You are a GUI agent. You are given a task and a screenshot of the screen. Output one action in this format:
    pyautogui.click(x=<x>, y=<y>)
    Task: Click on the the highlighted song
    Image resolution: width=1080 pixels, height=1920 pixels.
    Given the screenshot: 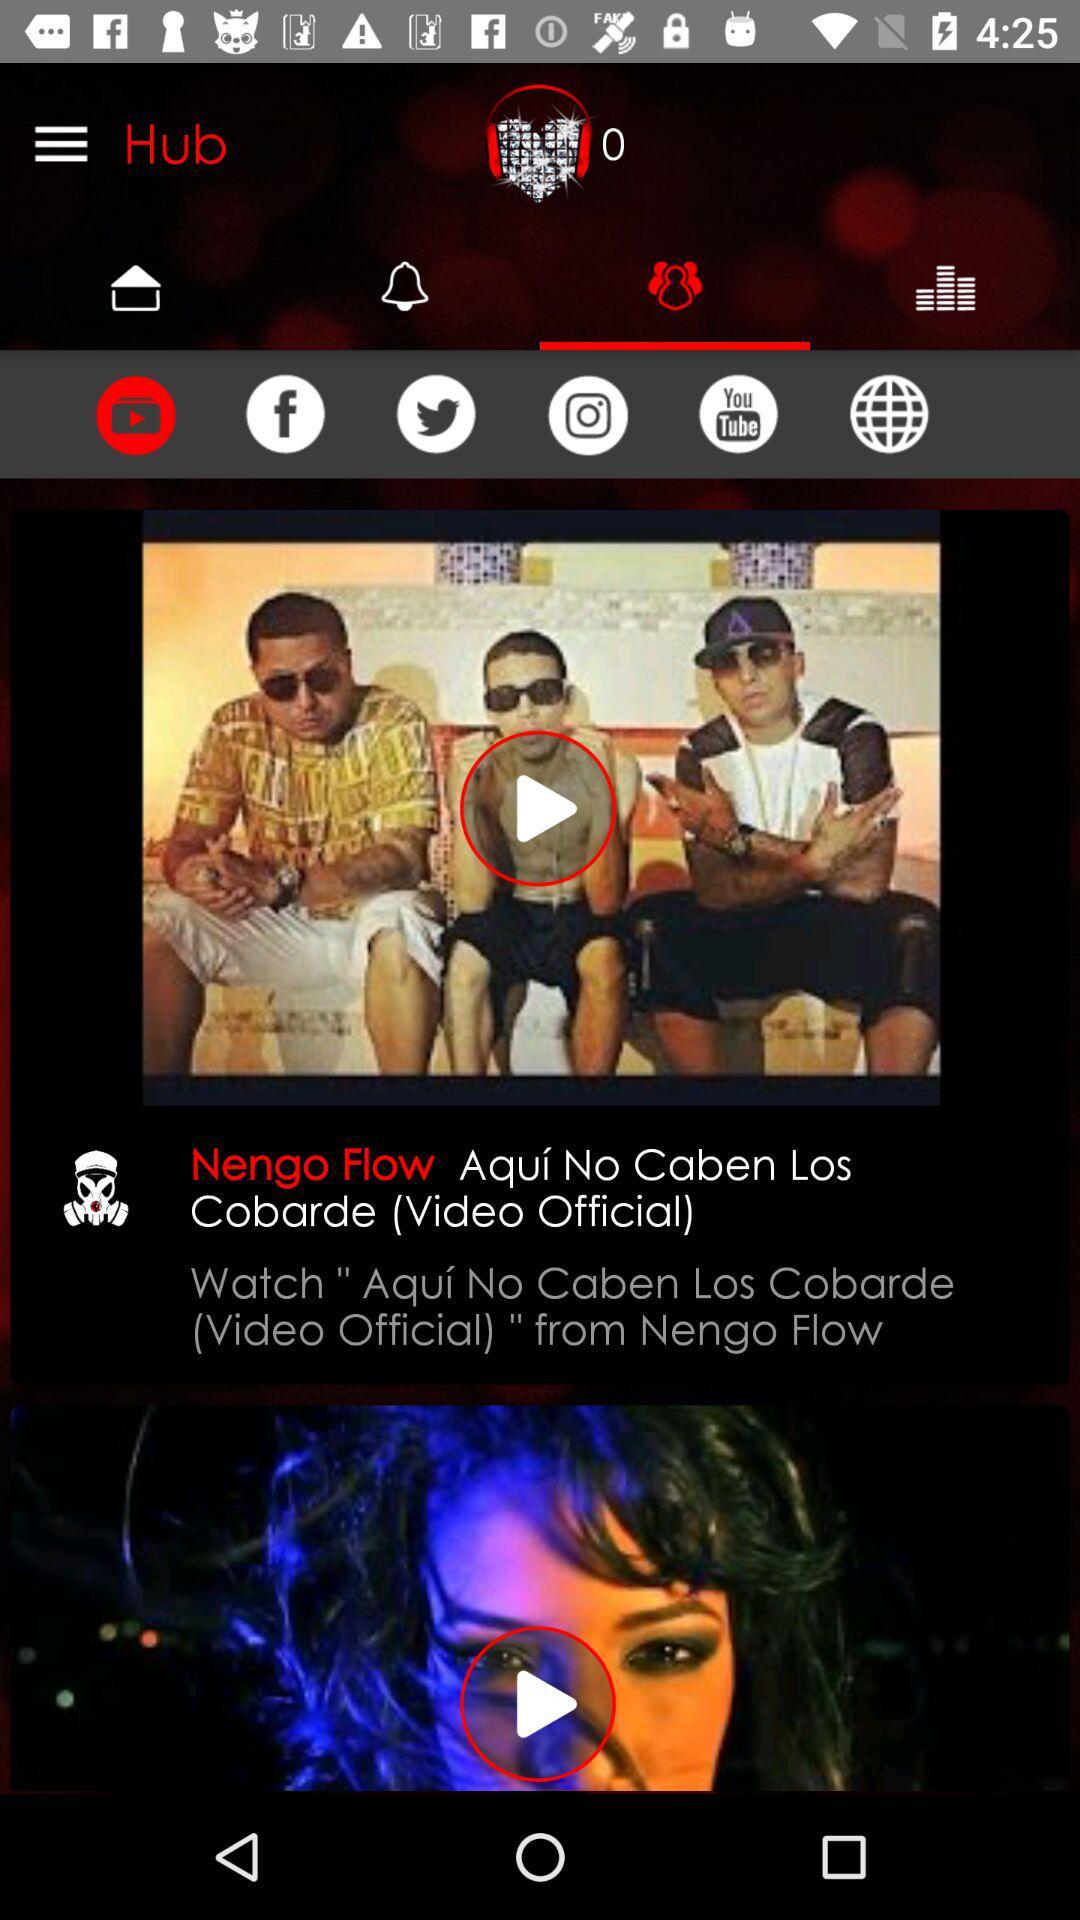 What is the action you would take?
    pyautogui.click(x=540, y=807)
    